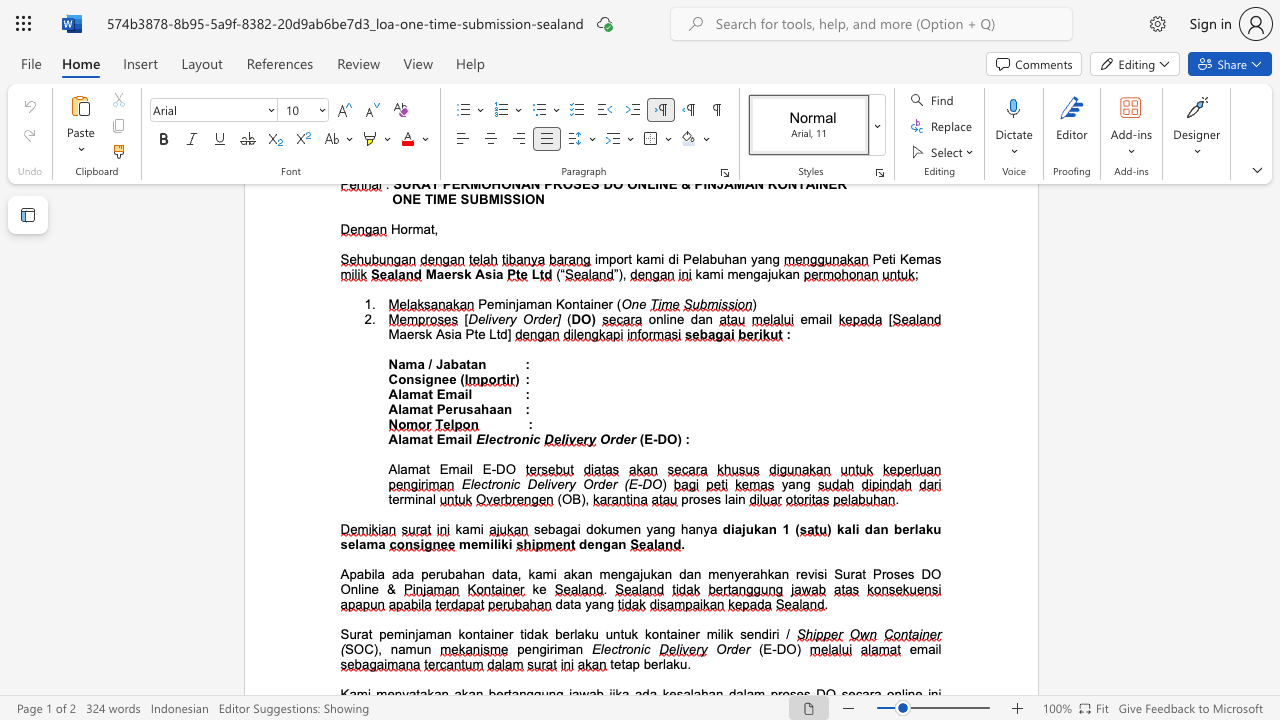 The image size is (1280, 720). What do you see at coordinates (632, 649) in the screenshot?
I see `the space between the continuous character "o" and "n" in the text` at bounding box center [632, 649].